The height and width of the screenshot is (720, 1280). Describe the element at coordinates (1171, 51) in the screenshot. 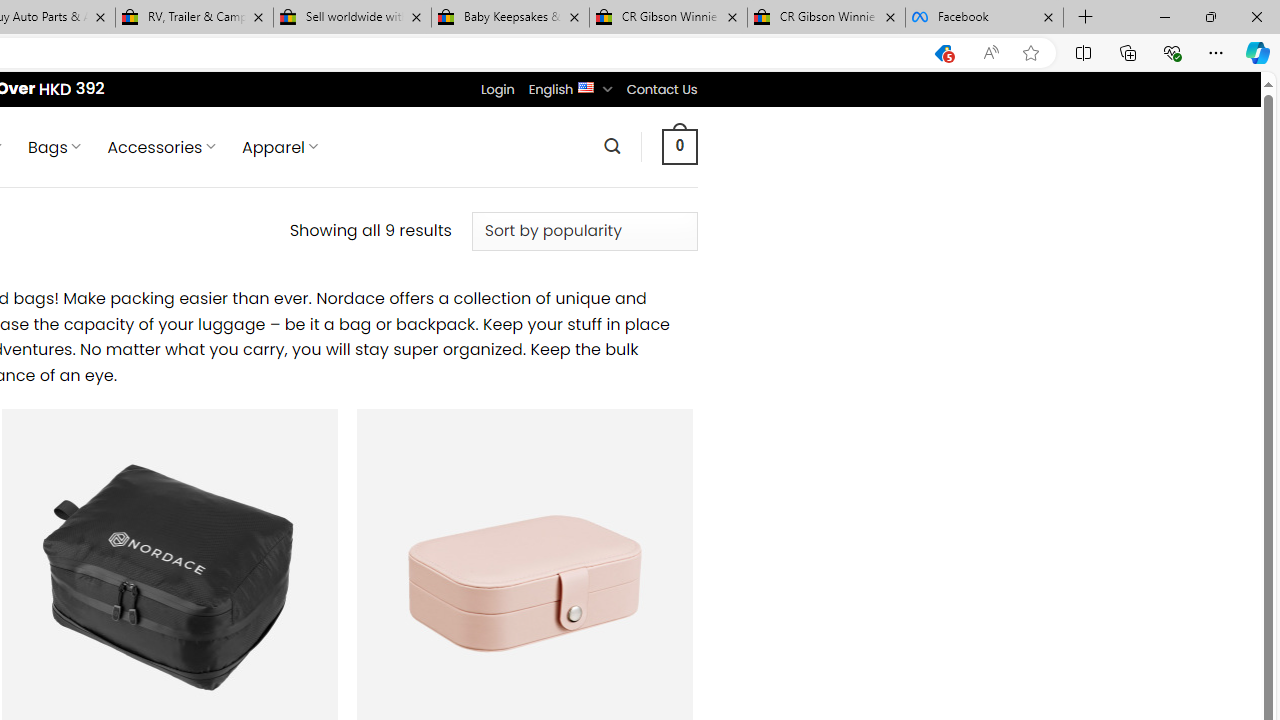

I see `'Browser essentials'` at that location.